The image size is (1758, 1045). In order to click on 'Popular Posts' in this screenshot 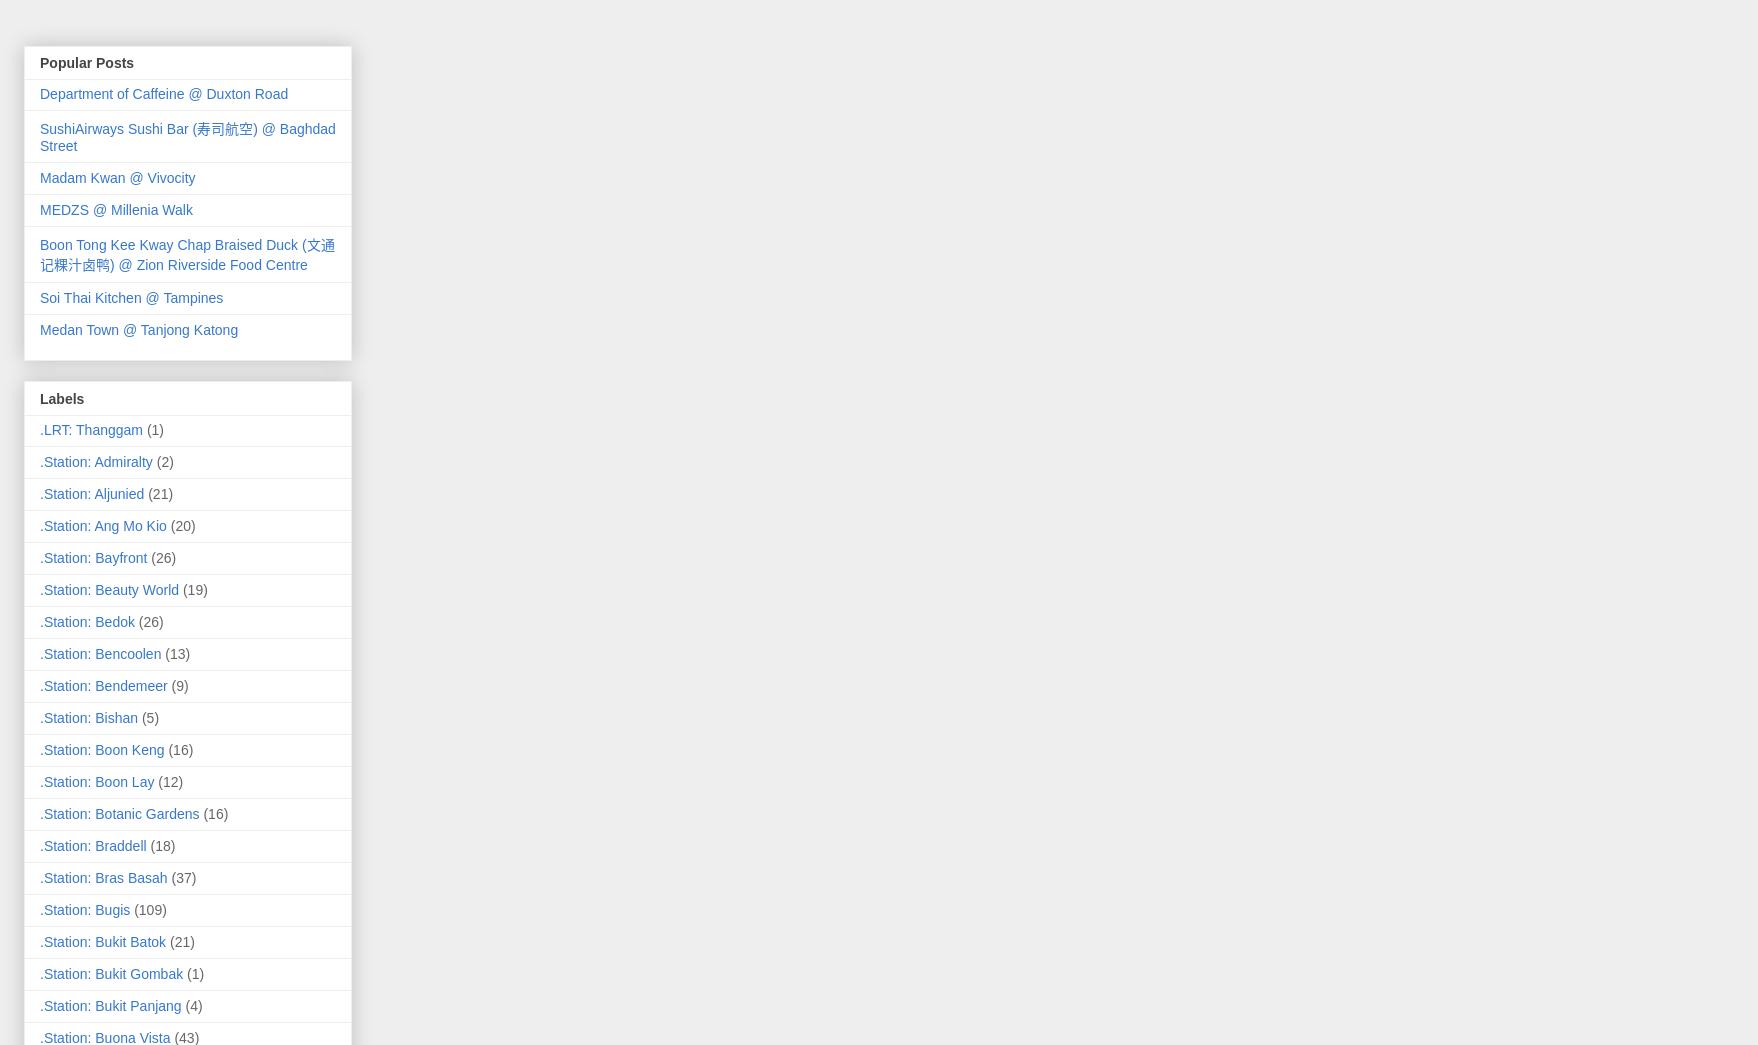, I will do `click(87, 63)`.